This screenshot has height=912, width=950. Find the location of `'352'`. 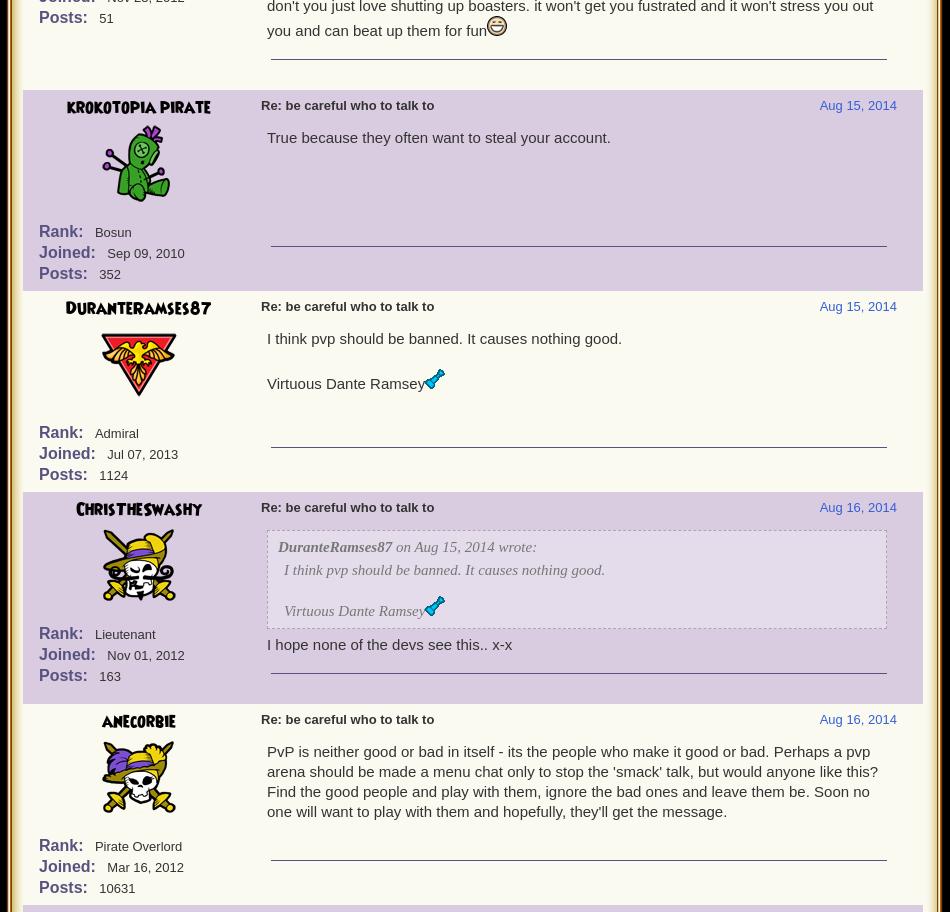

'352' is located at coordinates (110, 273).